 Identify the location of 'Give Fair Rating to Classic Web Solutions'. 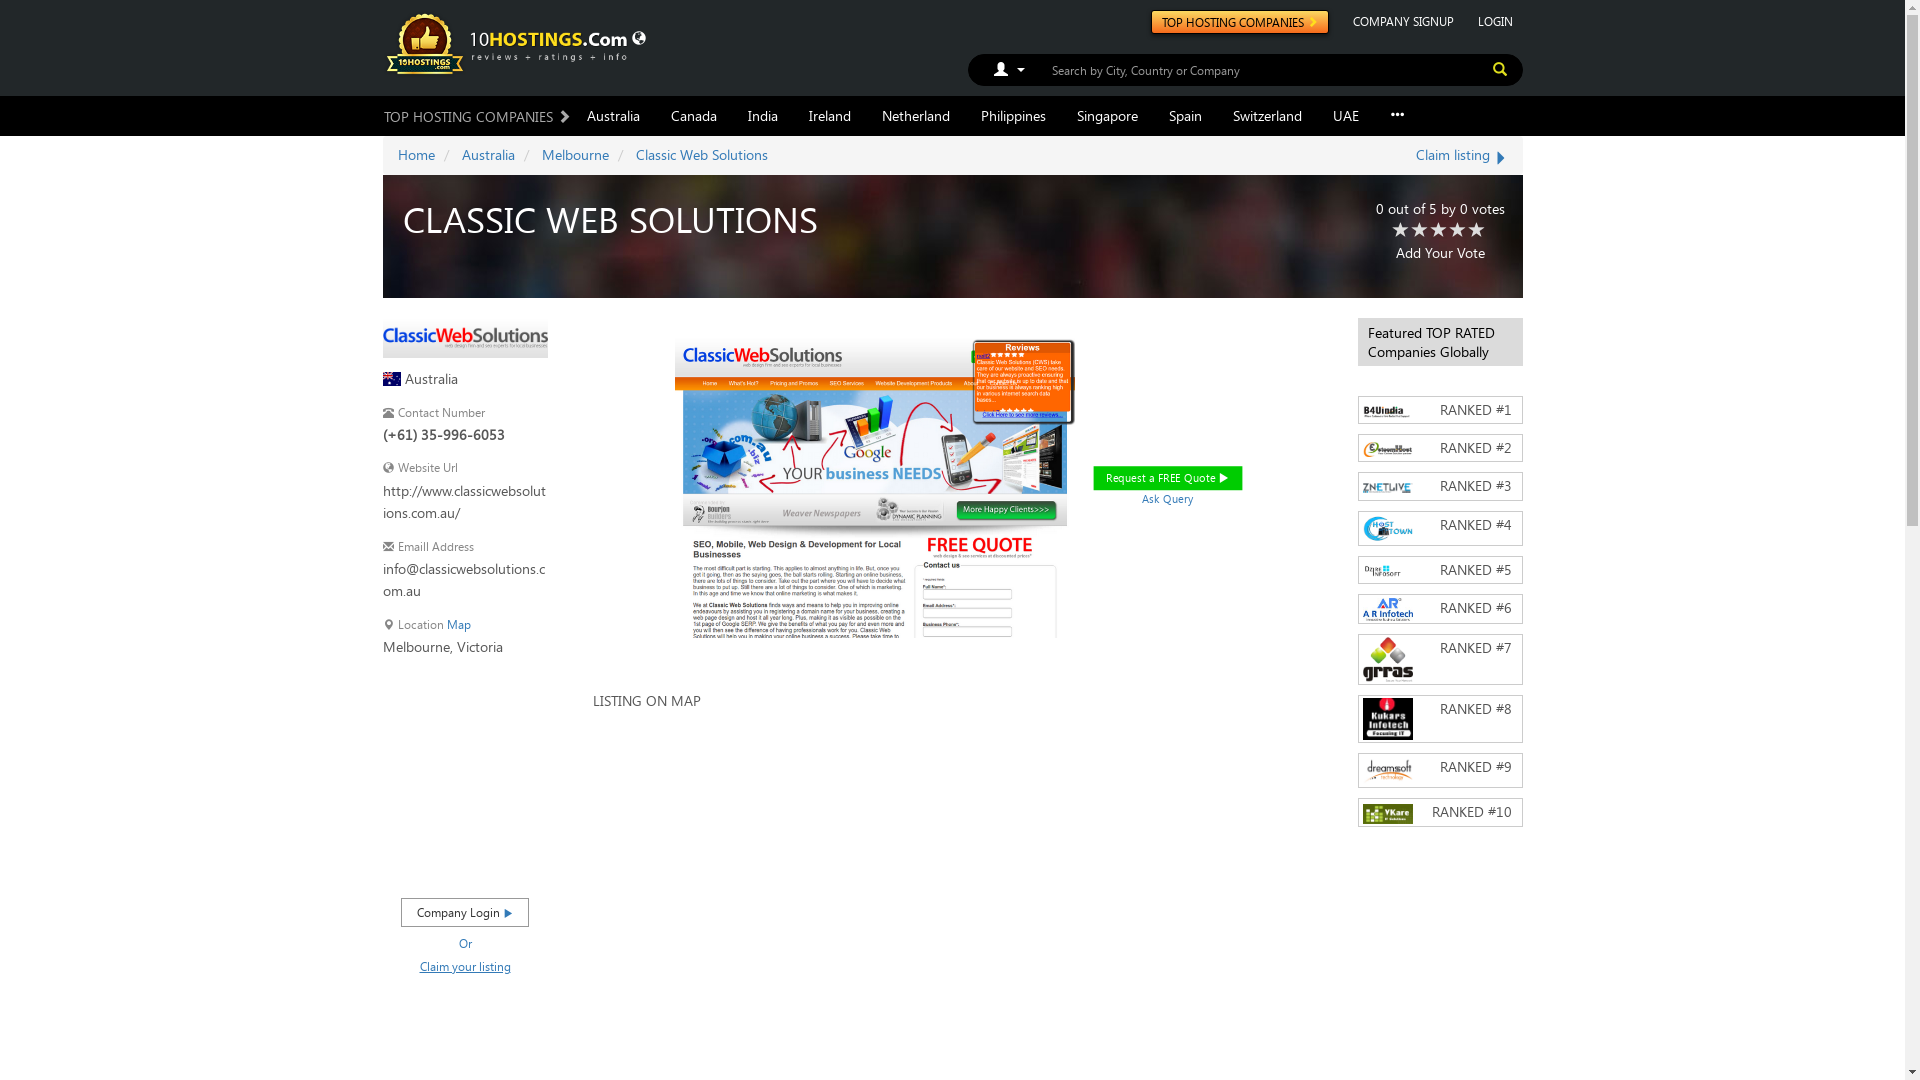
(1419, 230).